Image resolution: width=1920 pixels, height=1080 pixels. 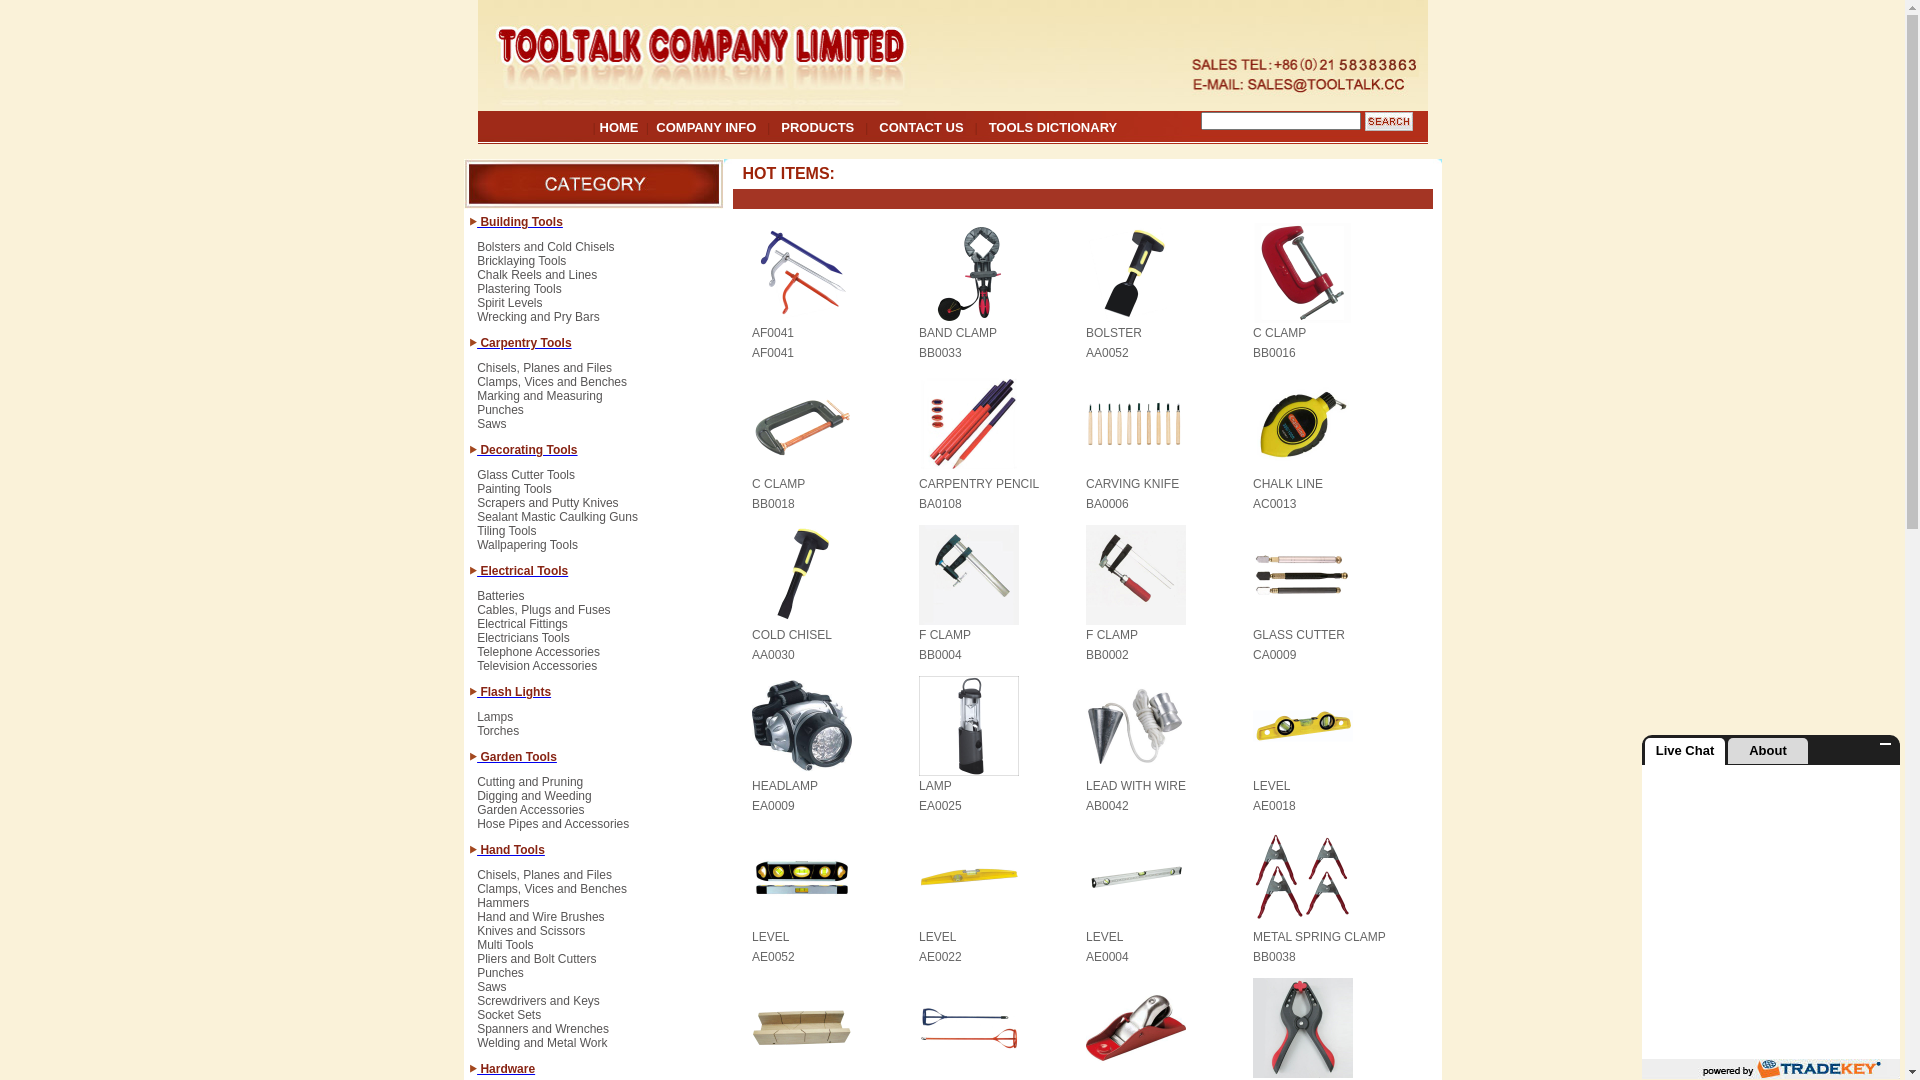 What do you see at coordinates (817, 127) in the screenshot?
I see `'PRODUCTS'` at bounding box center [817, 127].